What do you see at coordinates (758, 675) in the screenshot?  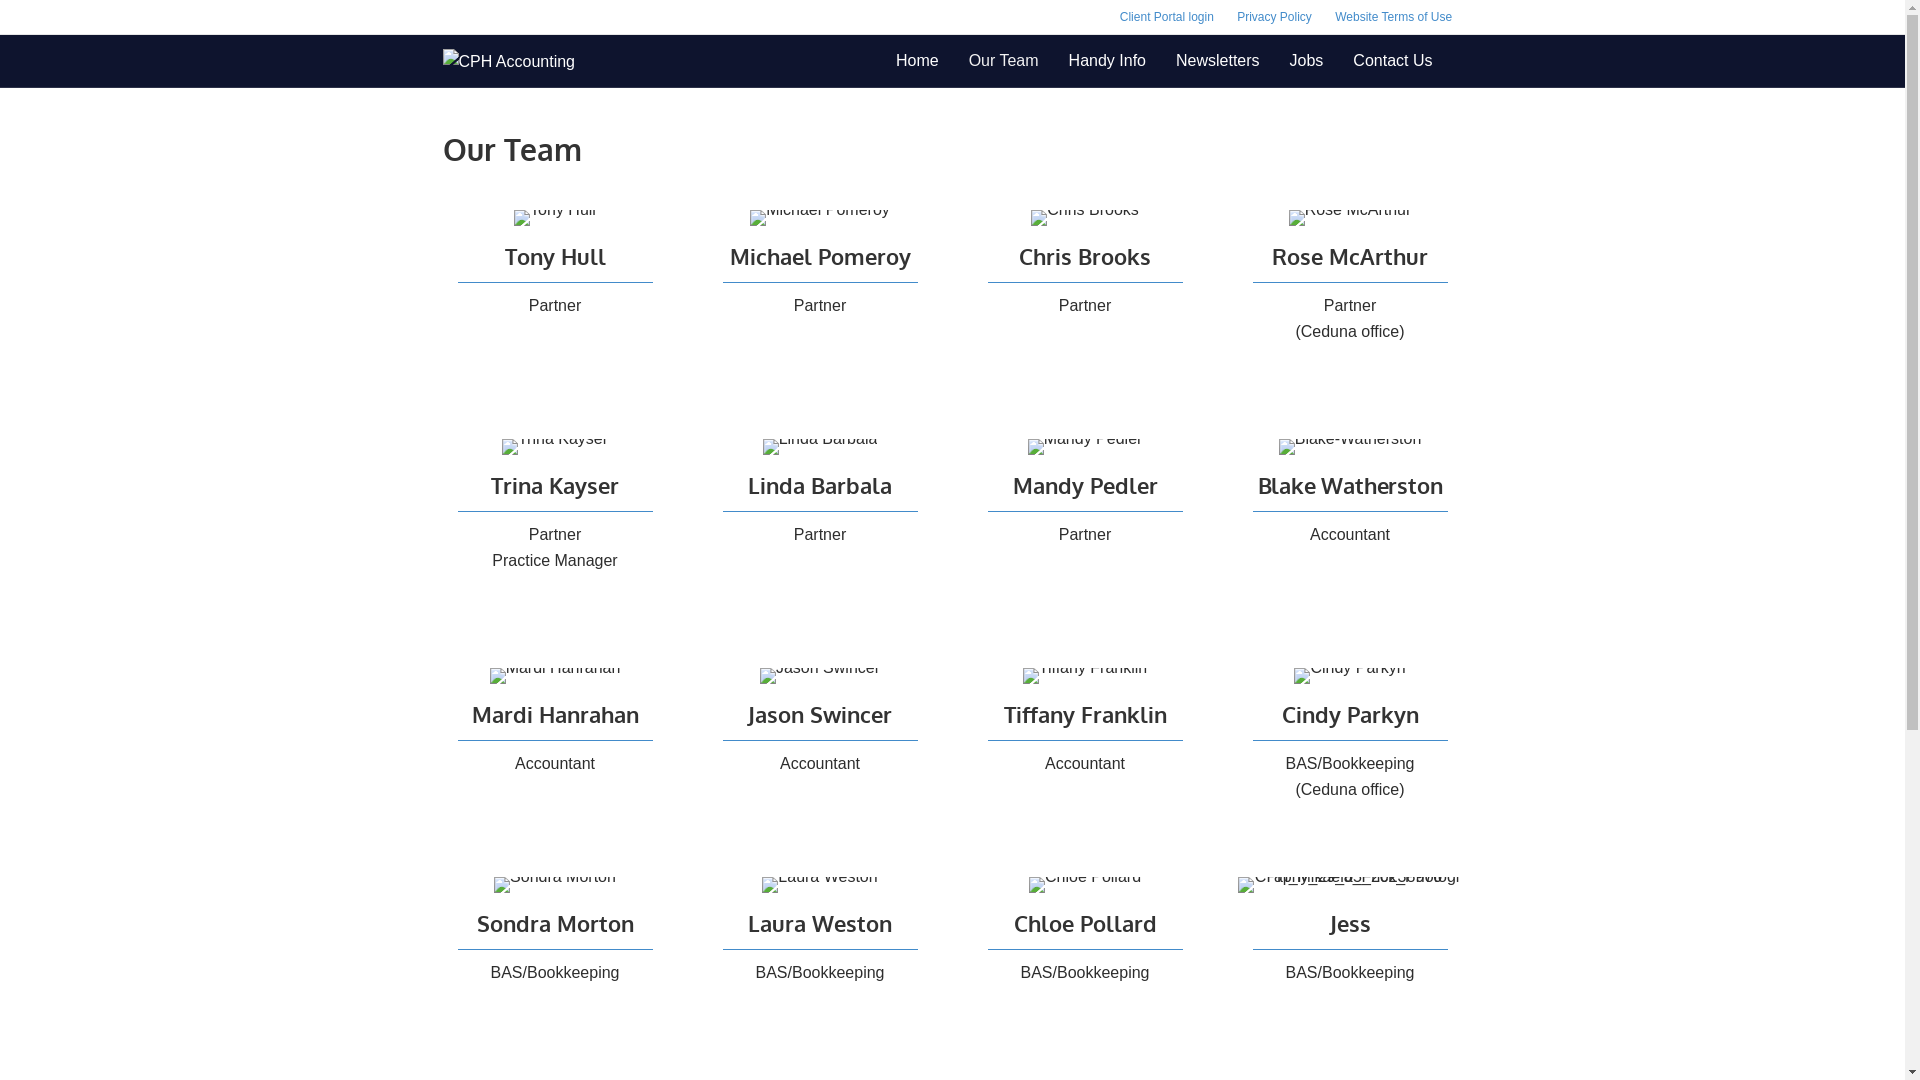 I see `'Jason-Swincer'` at bounding box center [758, 675].